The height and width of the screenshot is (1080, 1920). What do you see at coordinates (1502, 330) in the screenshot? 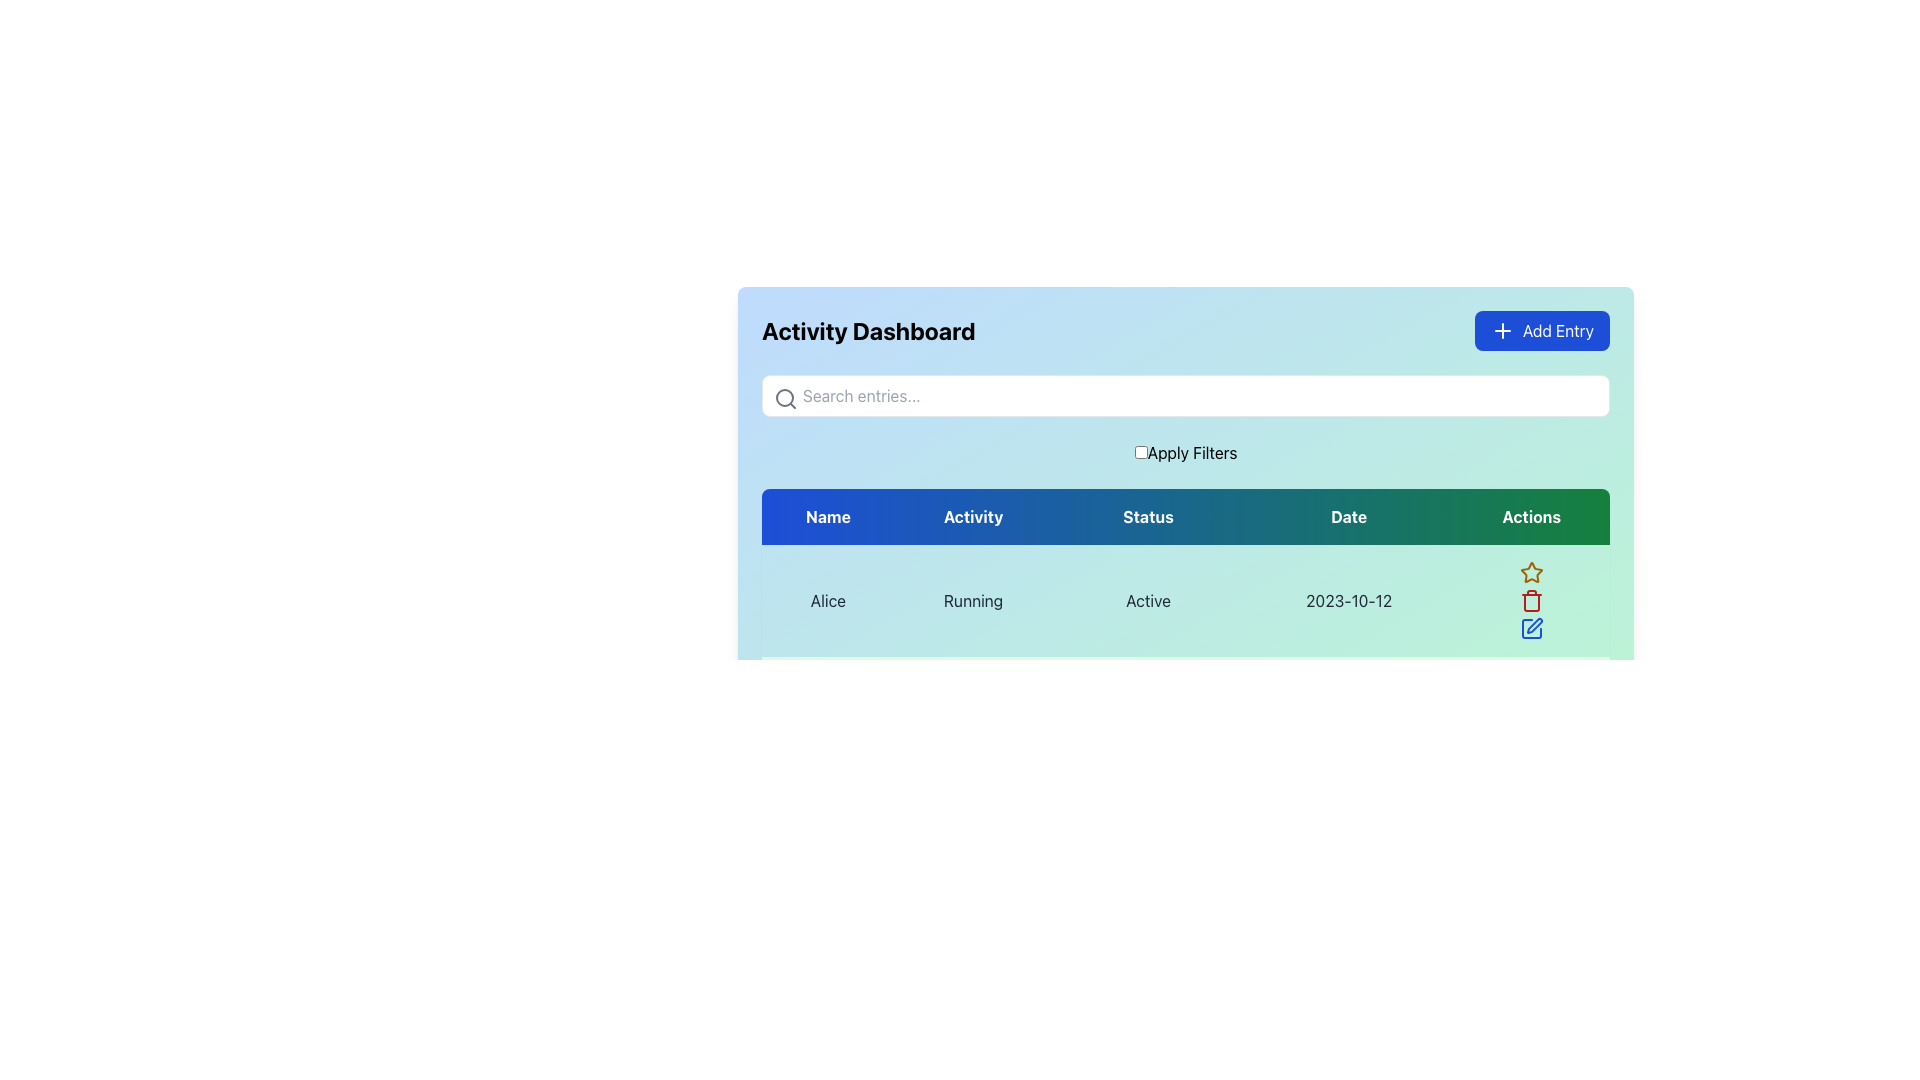
I see `the small, blue-colored plus icon located to the left of the 'Add Entry' button in the top-right corner of the interface` at bounding box center [1502, 330].